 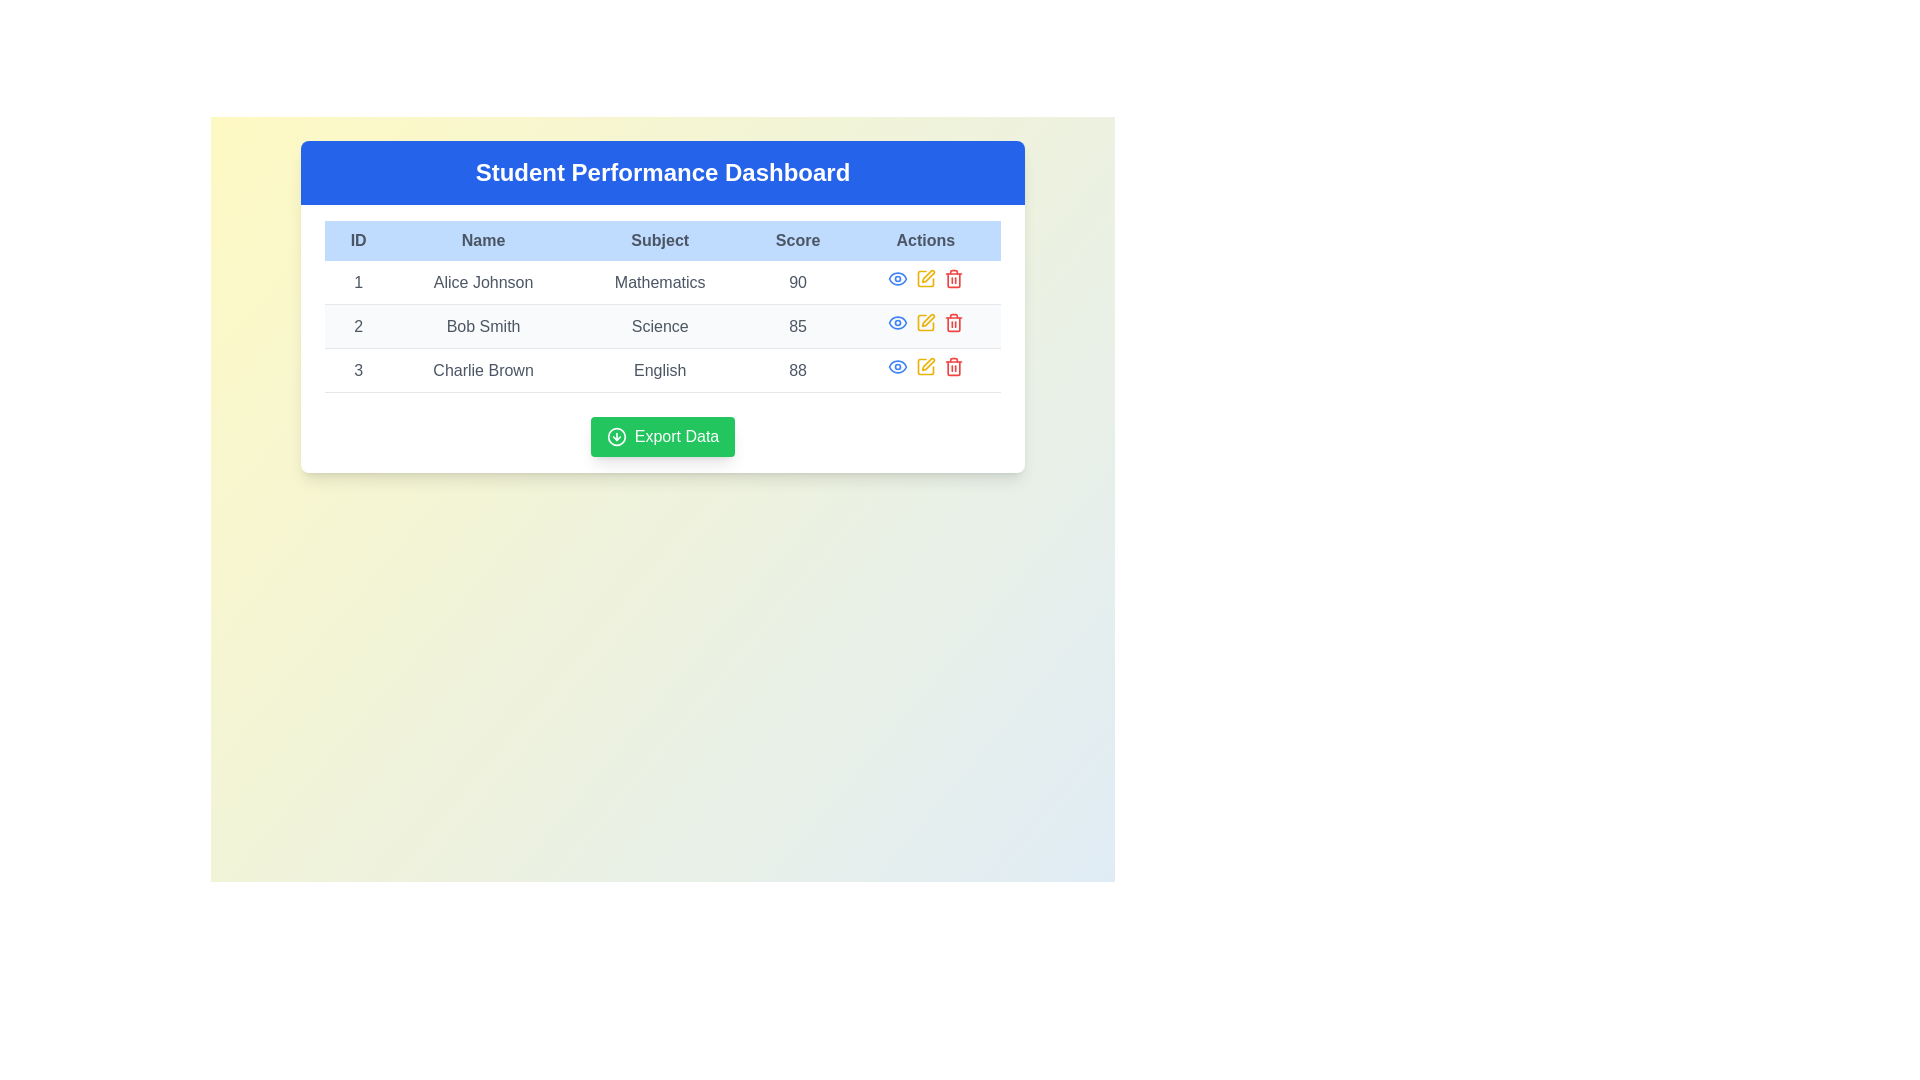 I want to click on the text element in the leftmost column of the table that identifies the row for 'Charlie Brown' in 'English', so click(x=358, y=370).